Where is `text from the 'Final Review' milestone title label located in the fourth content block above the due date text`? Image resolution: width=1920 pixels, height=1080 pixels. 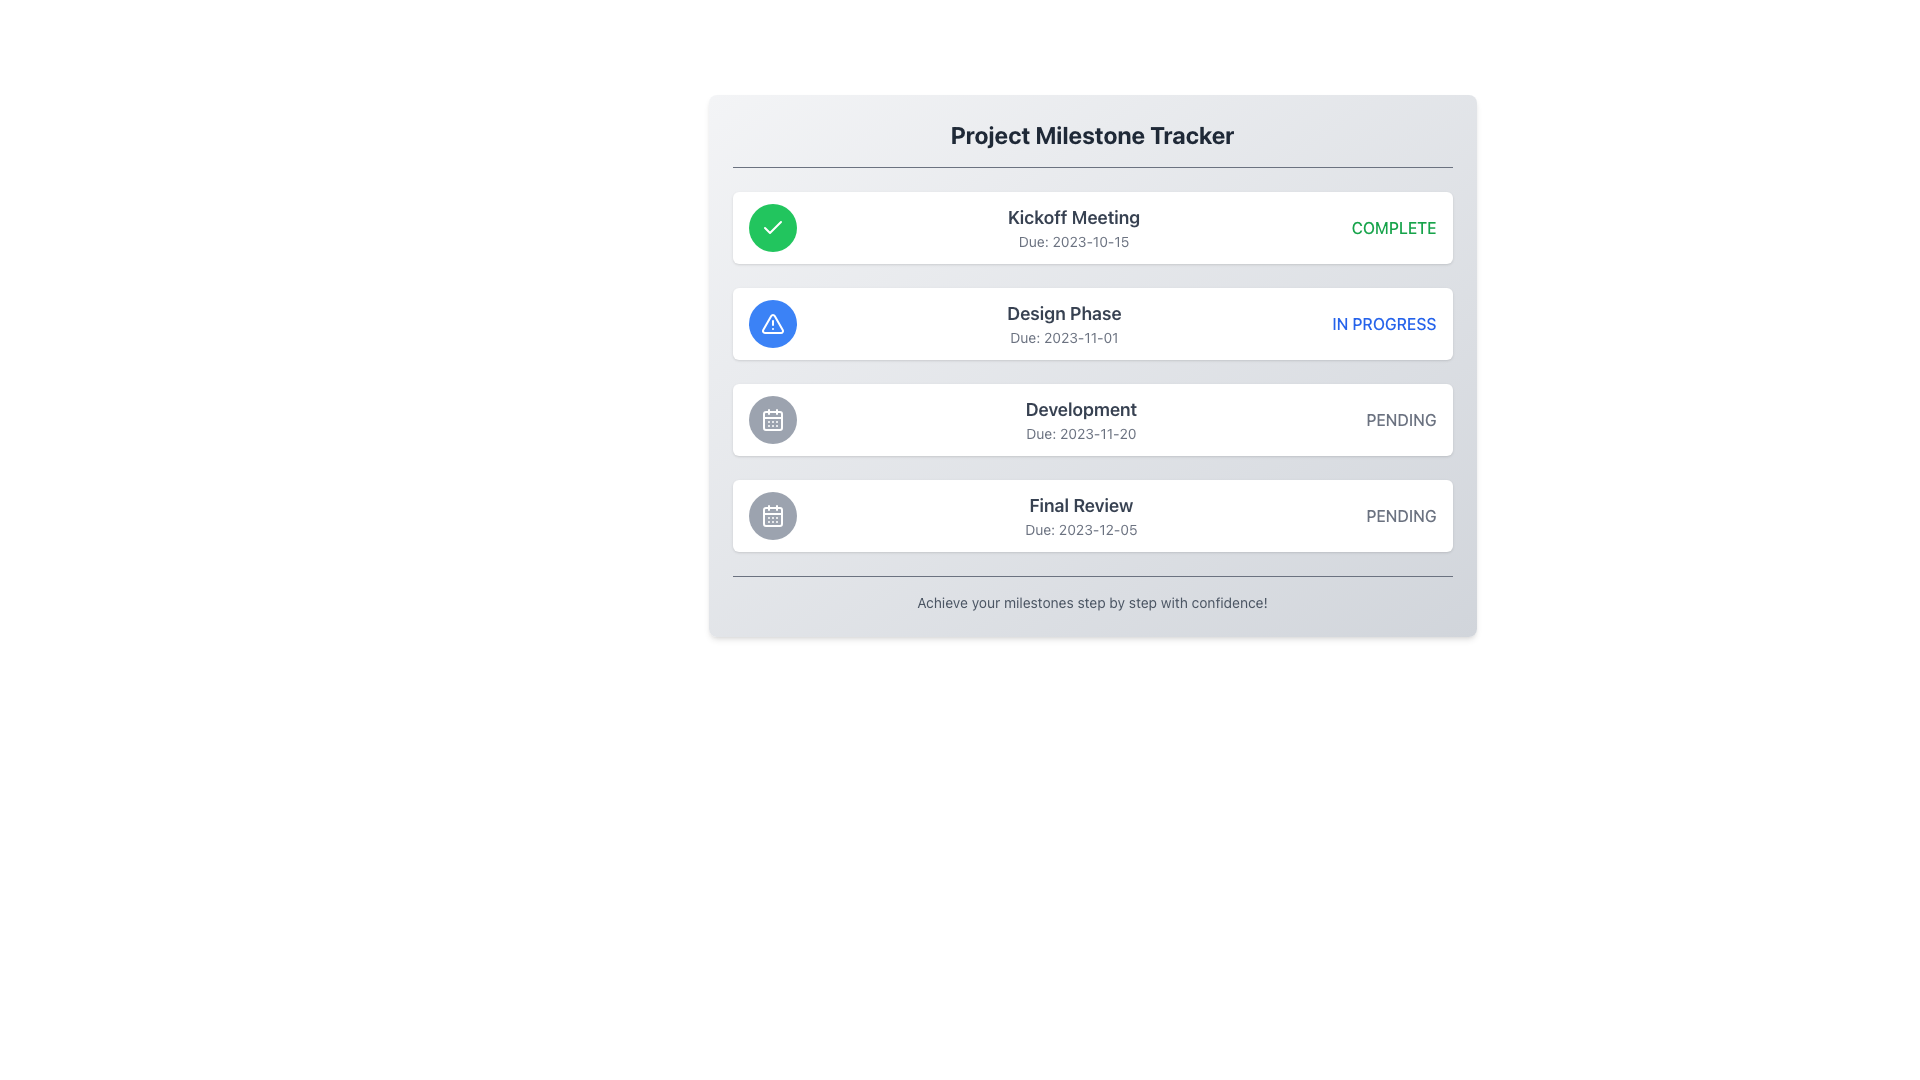 text from the 'Final Review' milestone title label located in the fourth content block above the due date text is located at coordinates (1080, 504).